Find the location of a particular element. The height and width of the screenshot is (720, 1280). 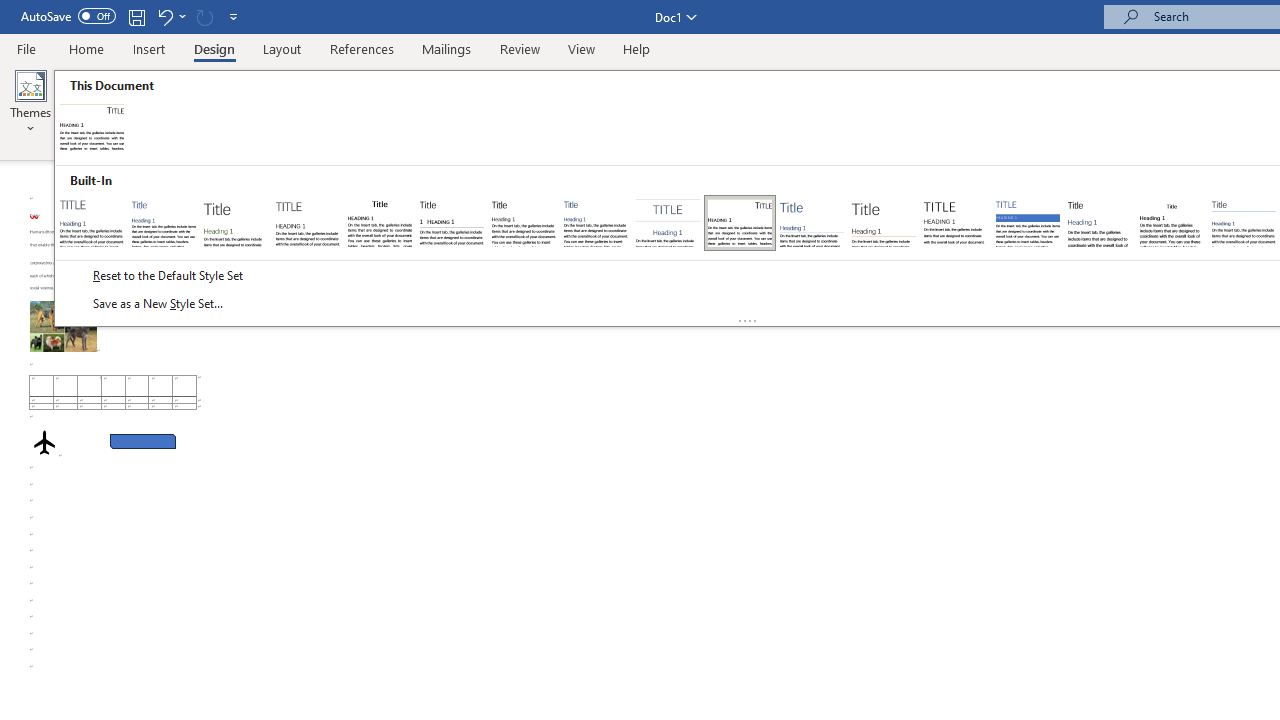

'Themes' is located at coordinates (30, 103).